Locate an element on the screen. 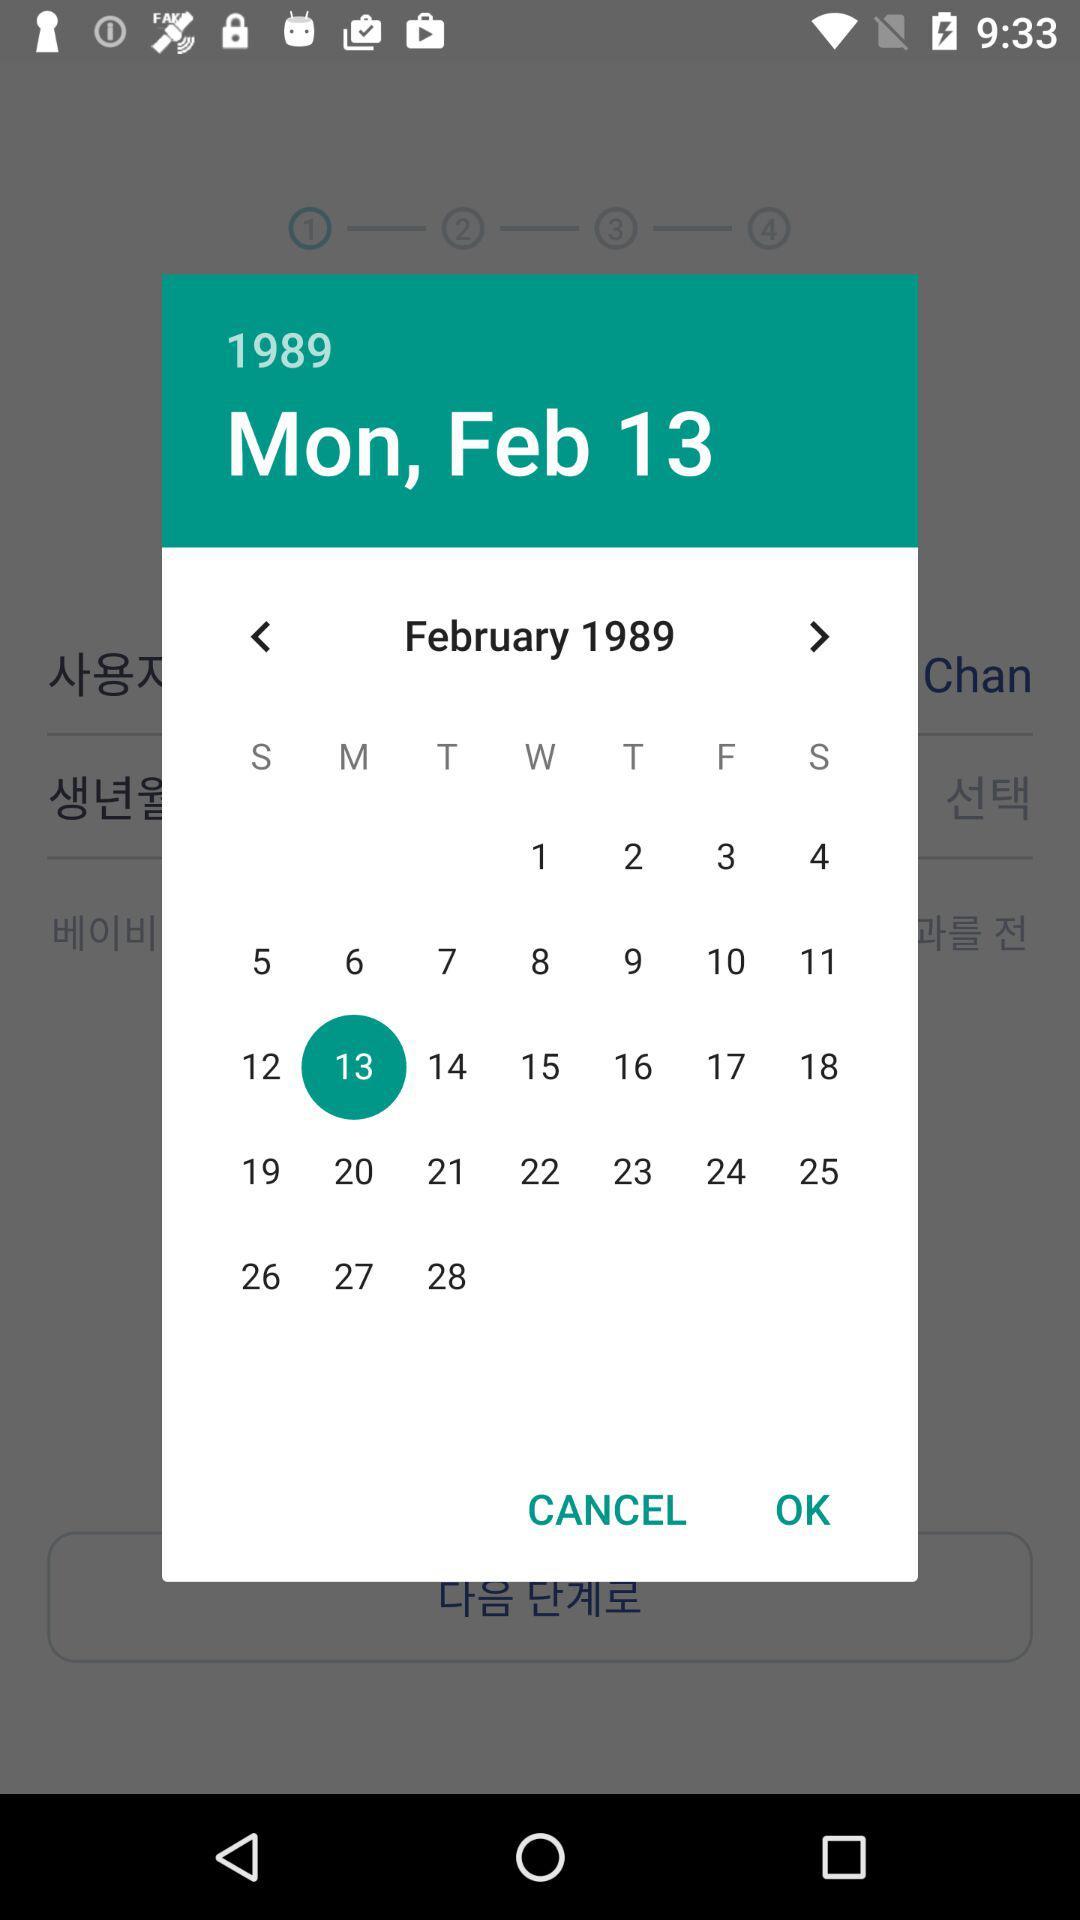 The image size is (1080, 1920). the item to the left of the ok icon is located at coordinates (606, 1508).